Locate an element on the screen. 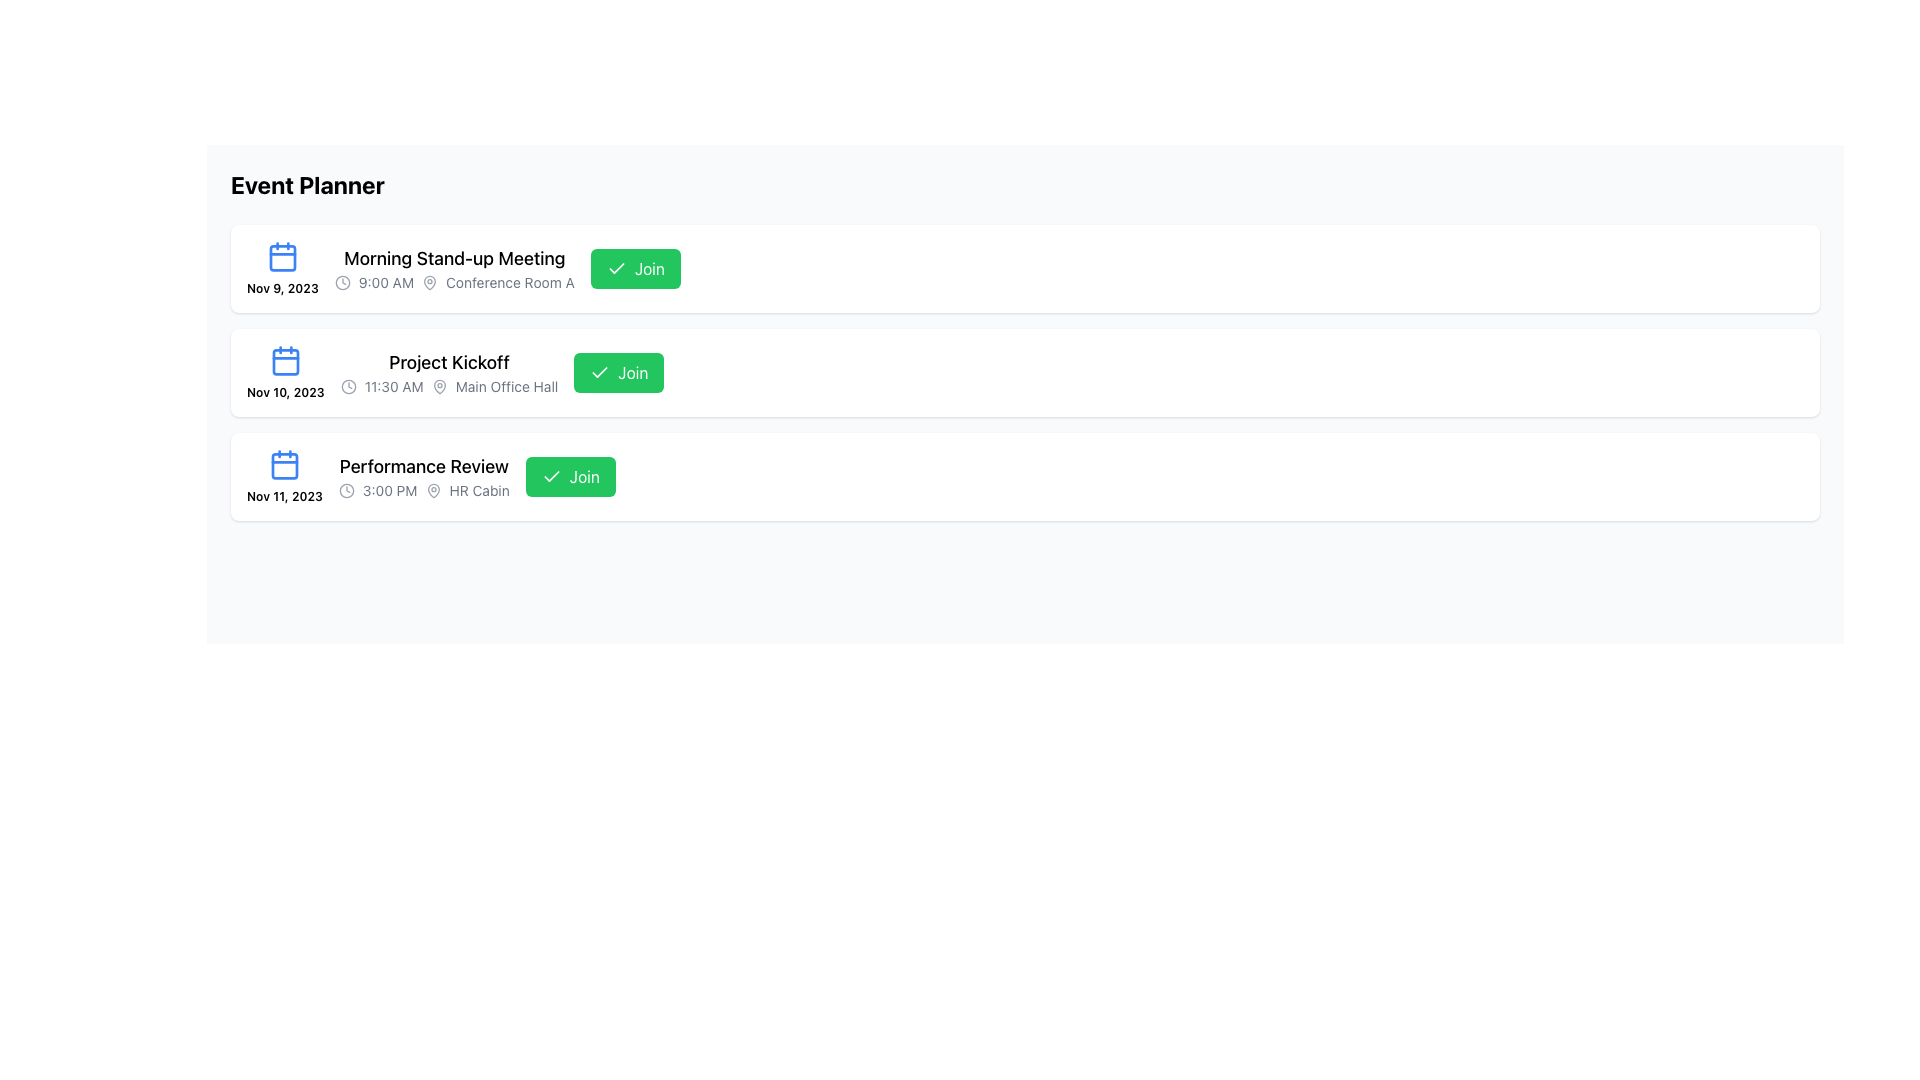 This screenshot has width=1920, height=1080. displayed time from the text label showing '9:00 AM', which is located near the middle-left of the UI section, next to the 'Morning Stand-up Meeting' title is located at coordinates (386, 282).